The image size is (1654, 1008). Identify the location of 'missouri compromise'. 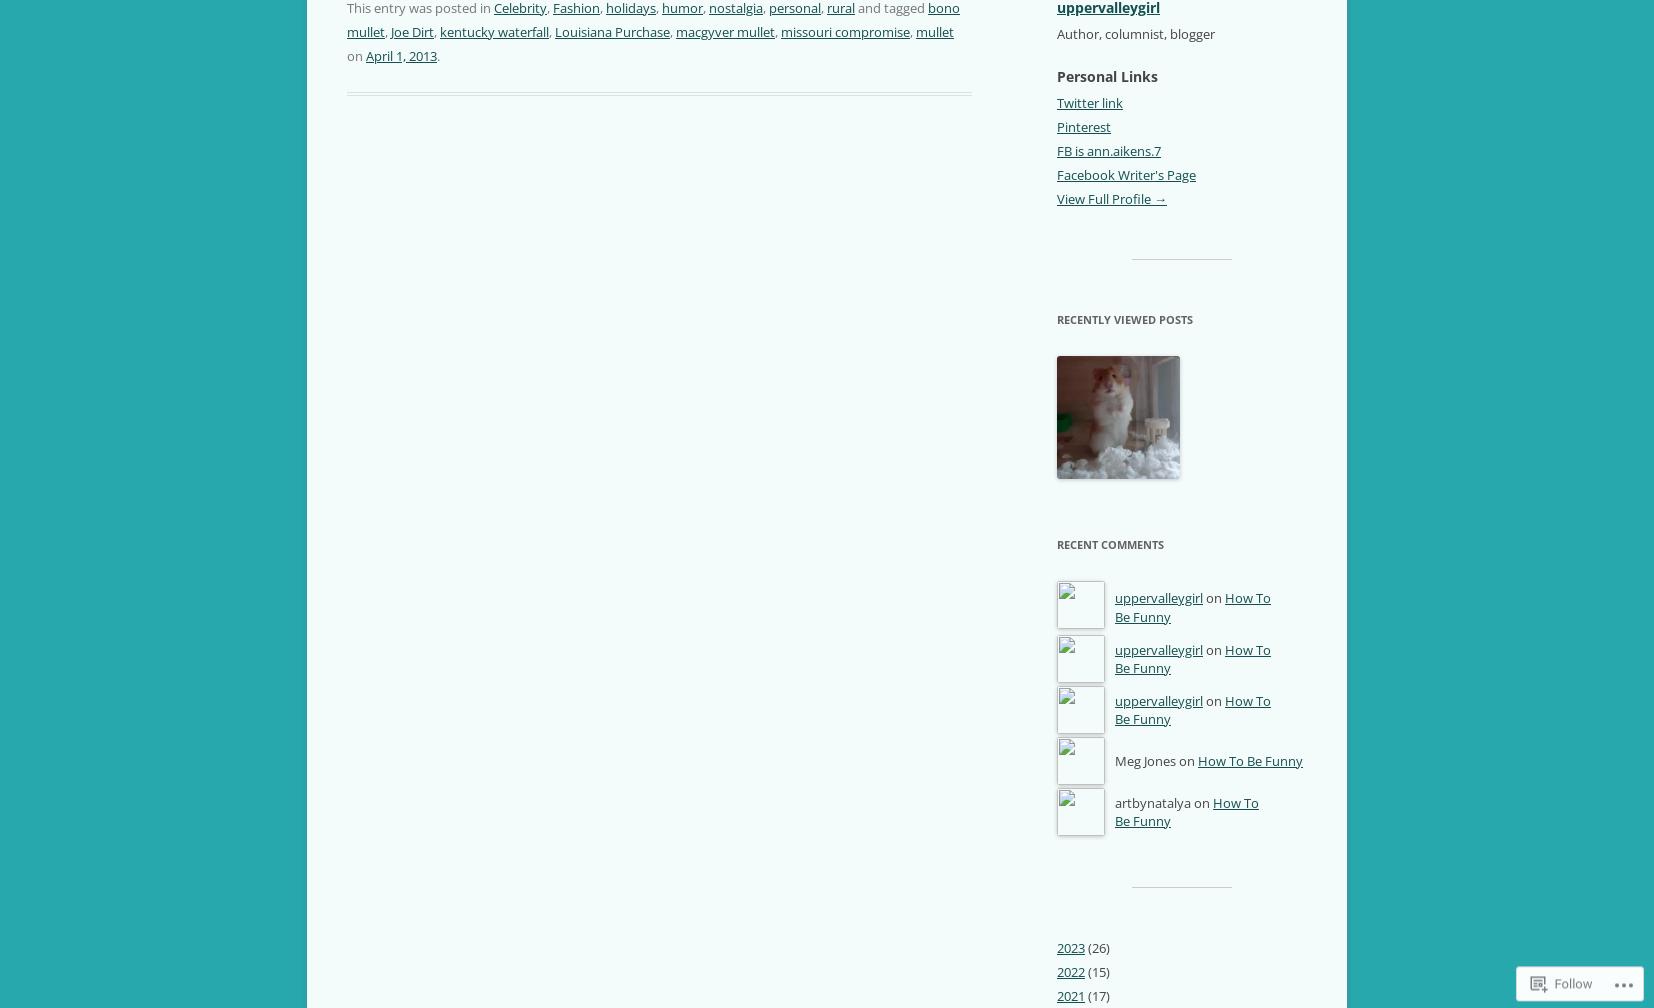
(844, 31).